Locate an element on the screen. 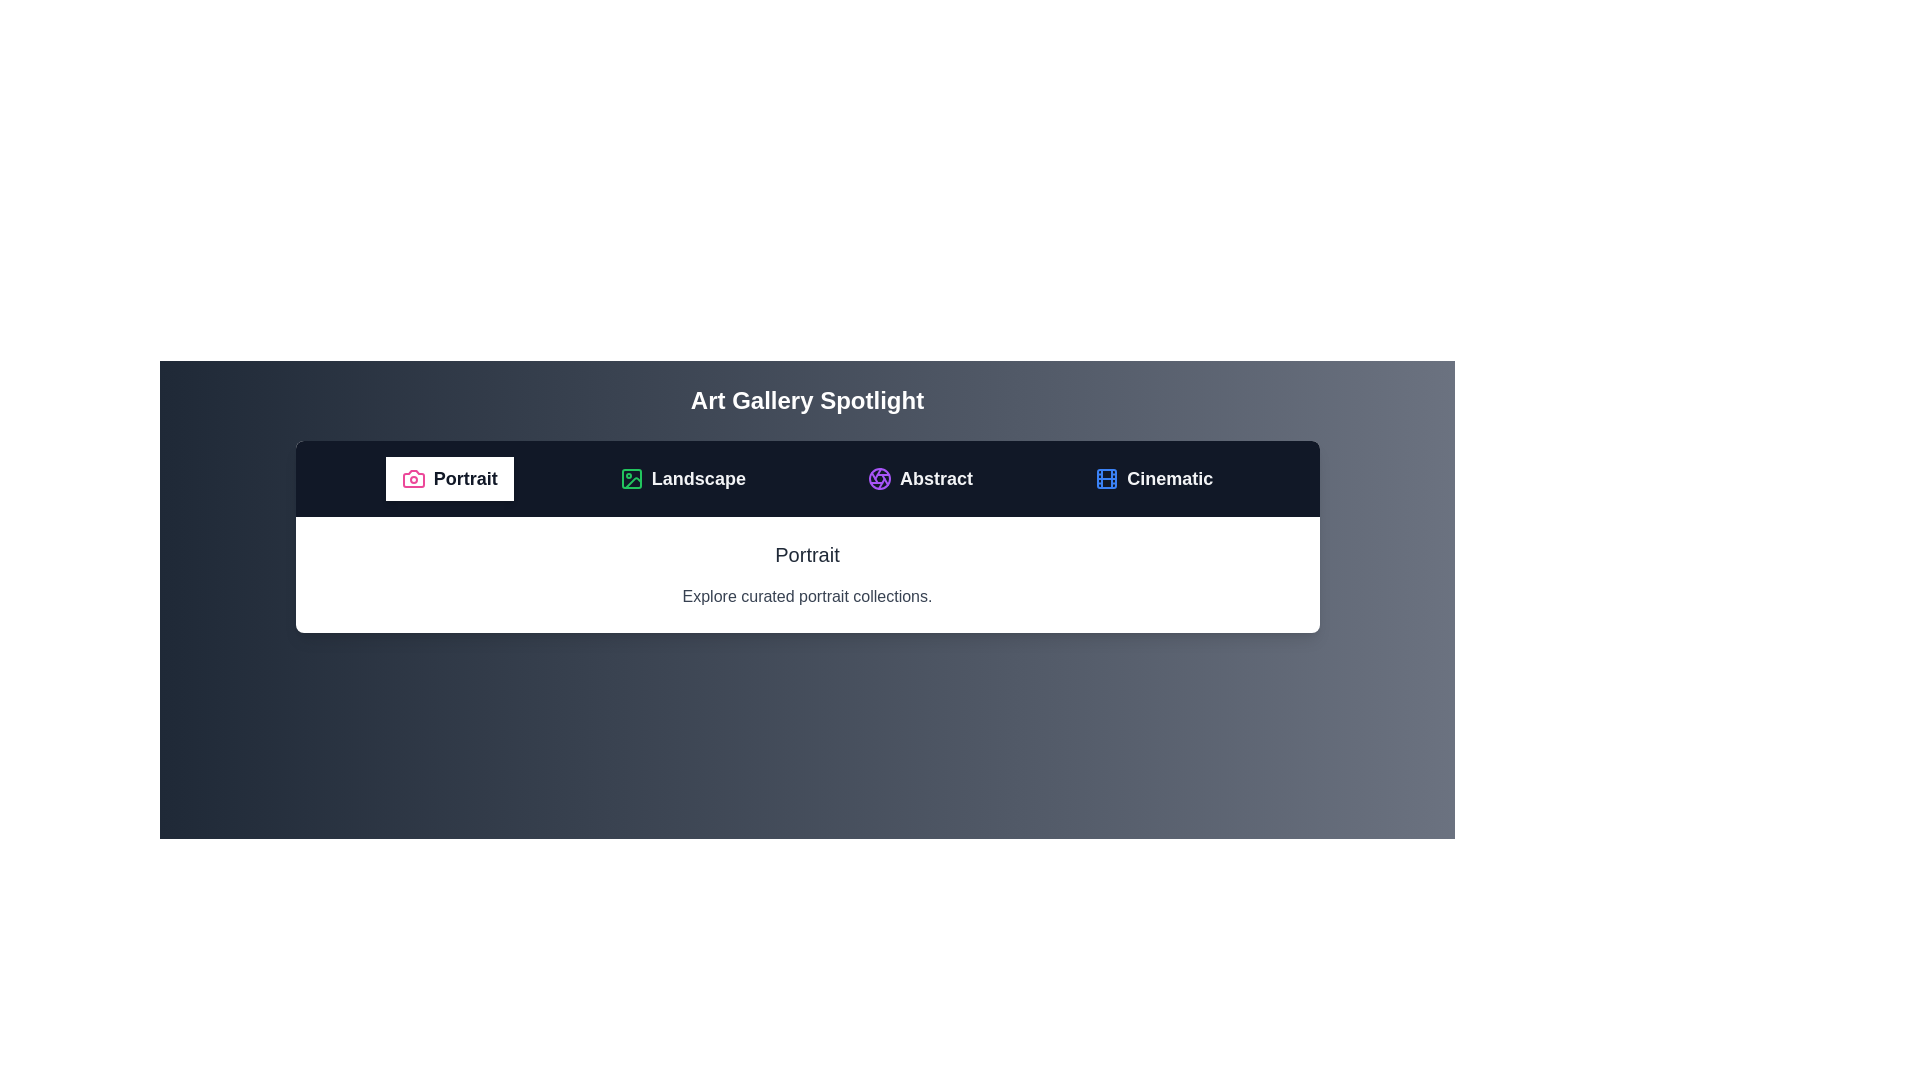 Image resolution: width=1920 pixels, height=1080 pixels. the tab labeled Landscape is located at coordinates (682, 478).